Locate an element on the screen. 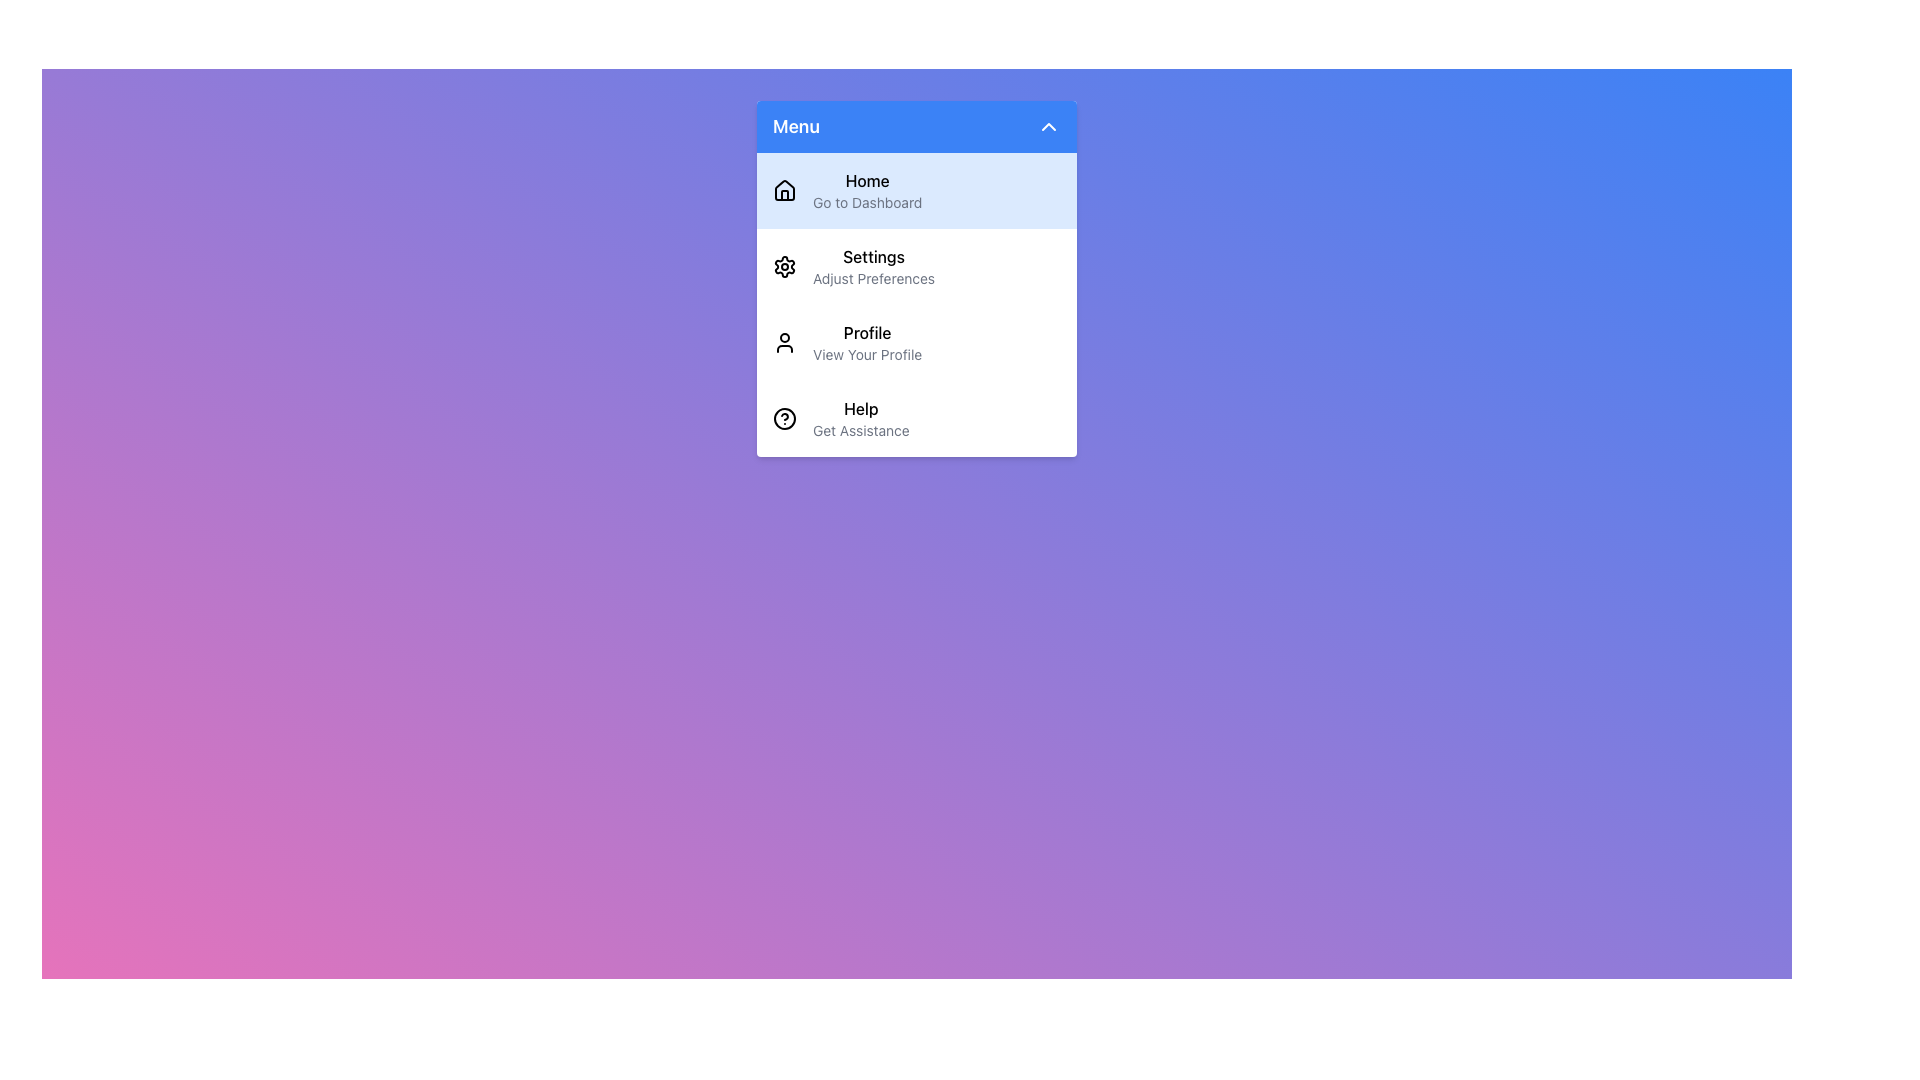 This screenshot has height=1080, width=1920. the chevron-shaped icon with a white outline on a blue background located to the right of the 'Menu' header is located at coordinates (1048, 127).